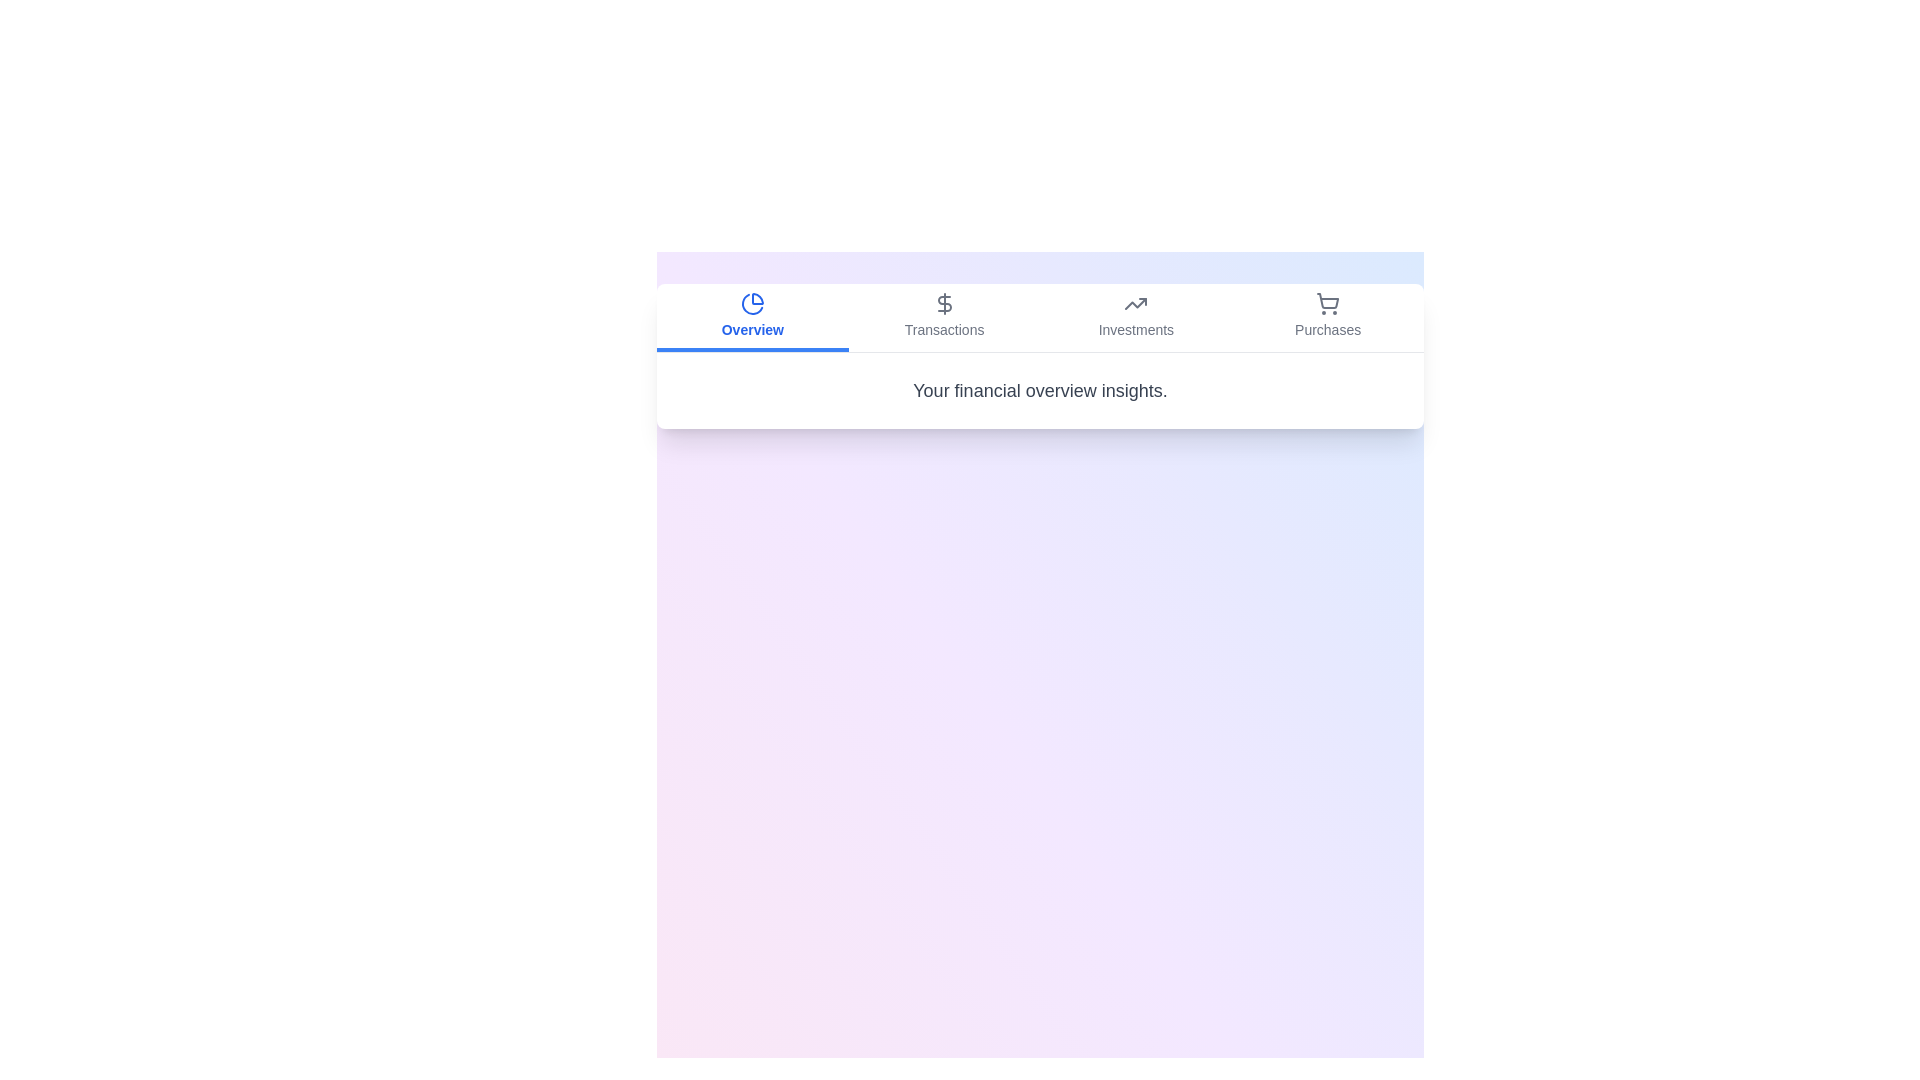 Image resolution: width=1920 pixels, height=1080 pixels. I want to click on the Investments tab by clicking on it, so click(1136, 316).